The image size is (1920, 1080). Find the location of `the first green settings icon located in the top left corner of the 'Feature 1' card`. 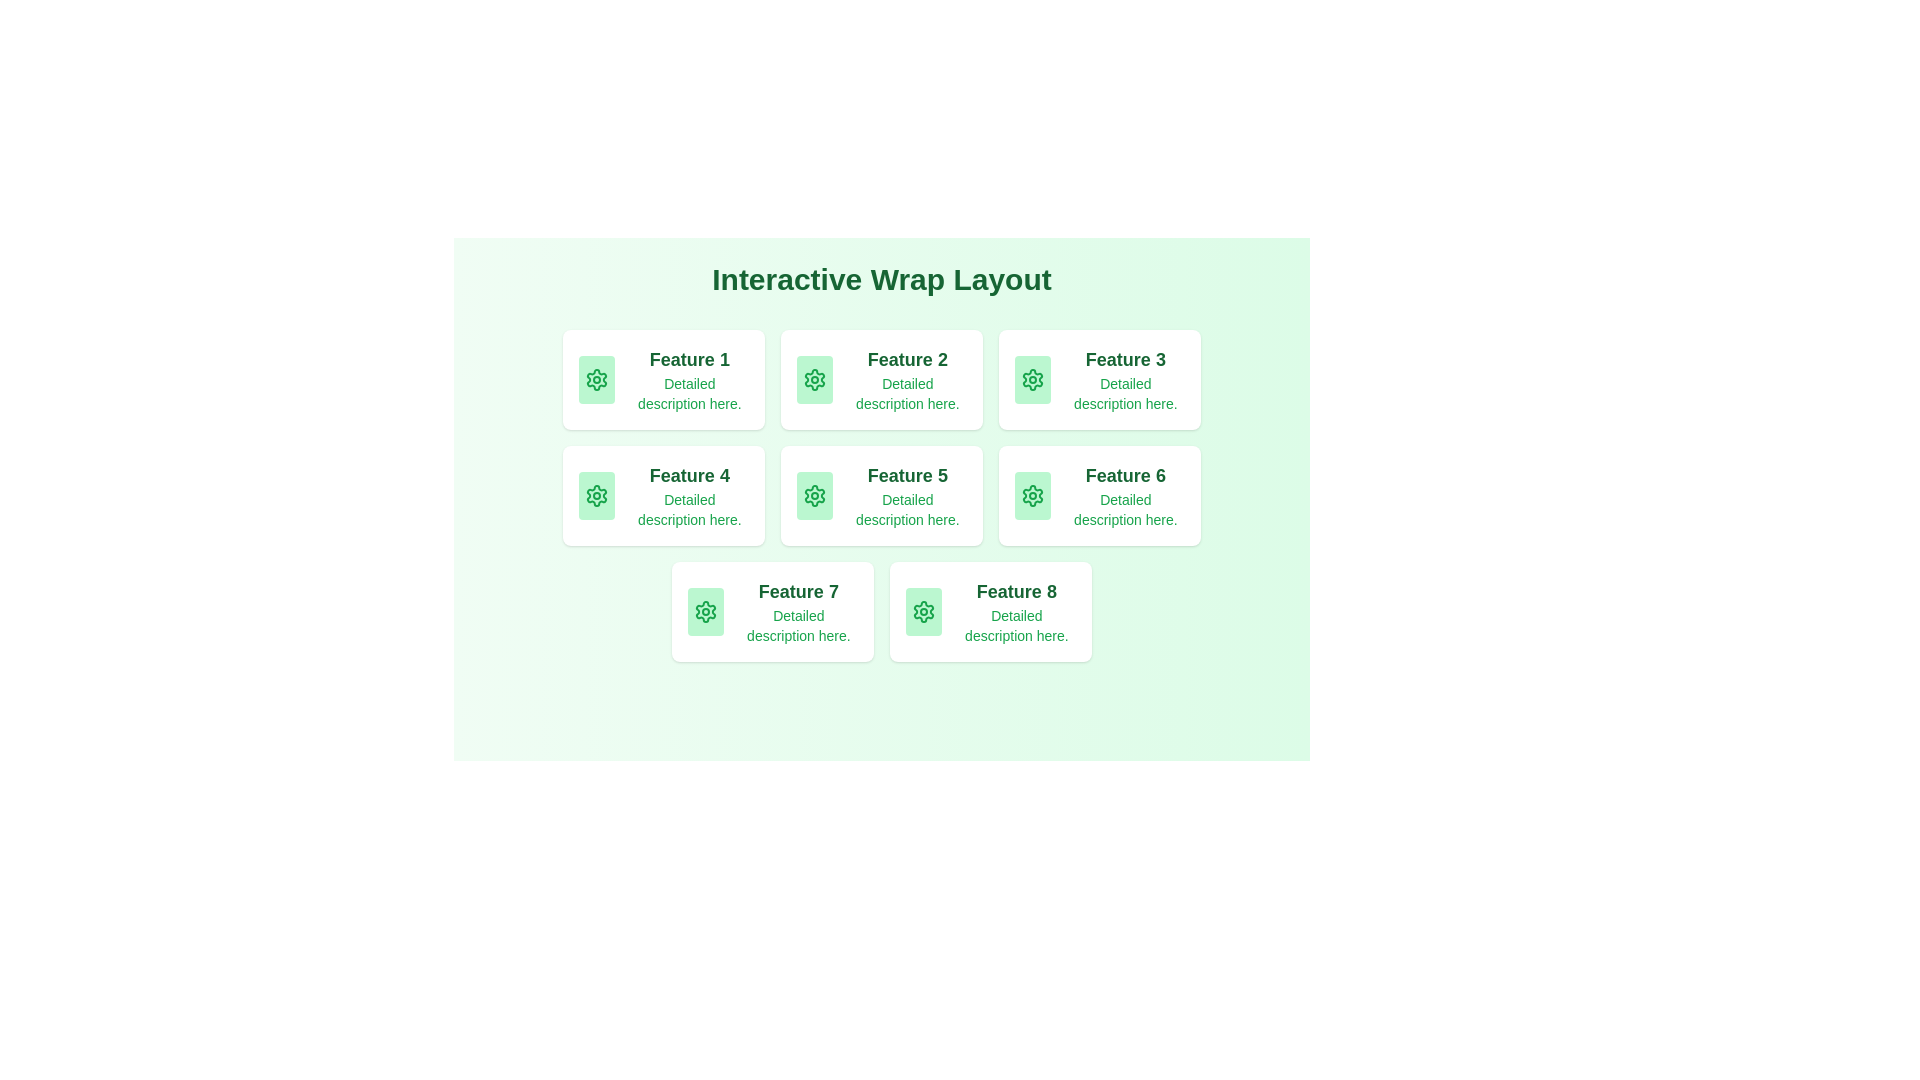

the first green settings icon located in the top left corner of the 'Feature 1' card is located at coordinates (595, 380).